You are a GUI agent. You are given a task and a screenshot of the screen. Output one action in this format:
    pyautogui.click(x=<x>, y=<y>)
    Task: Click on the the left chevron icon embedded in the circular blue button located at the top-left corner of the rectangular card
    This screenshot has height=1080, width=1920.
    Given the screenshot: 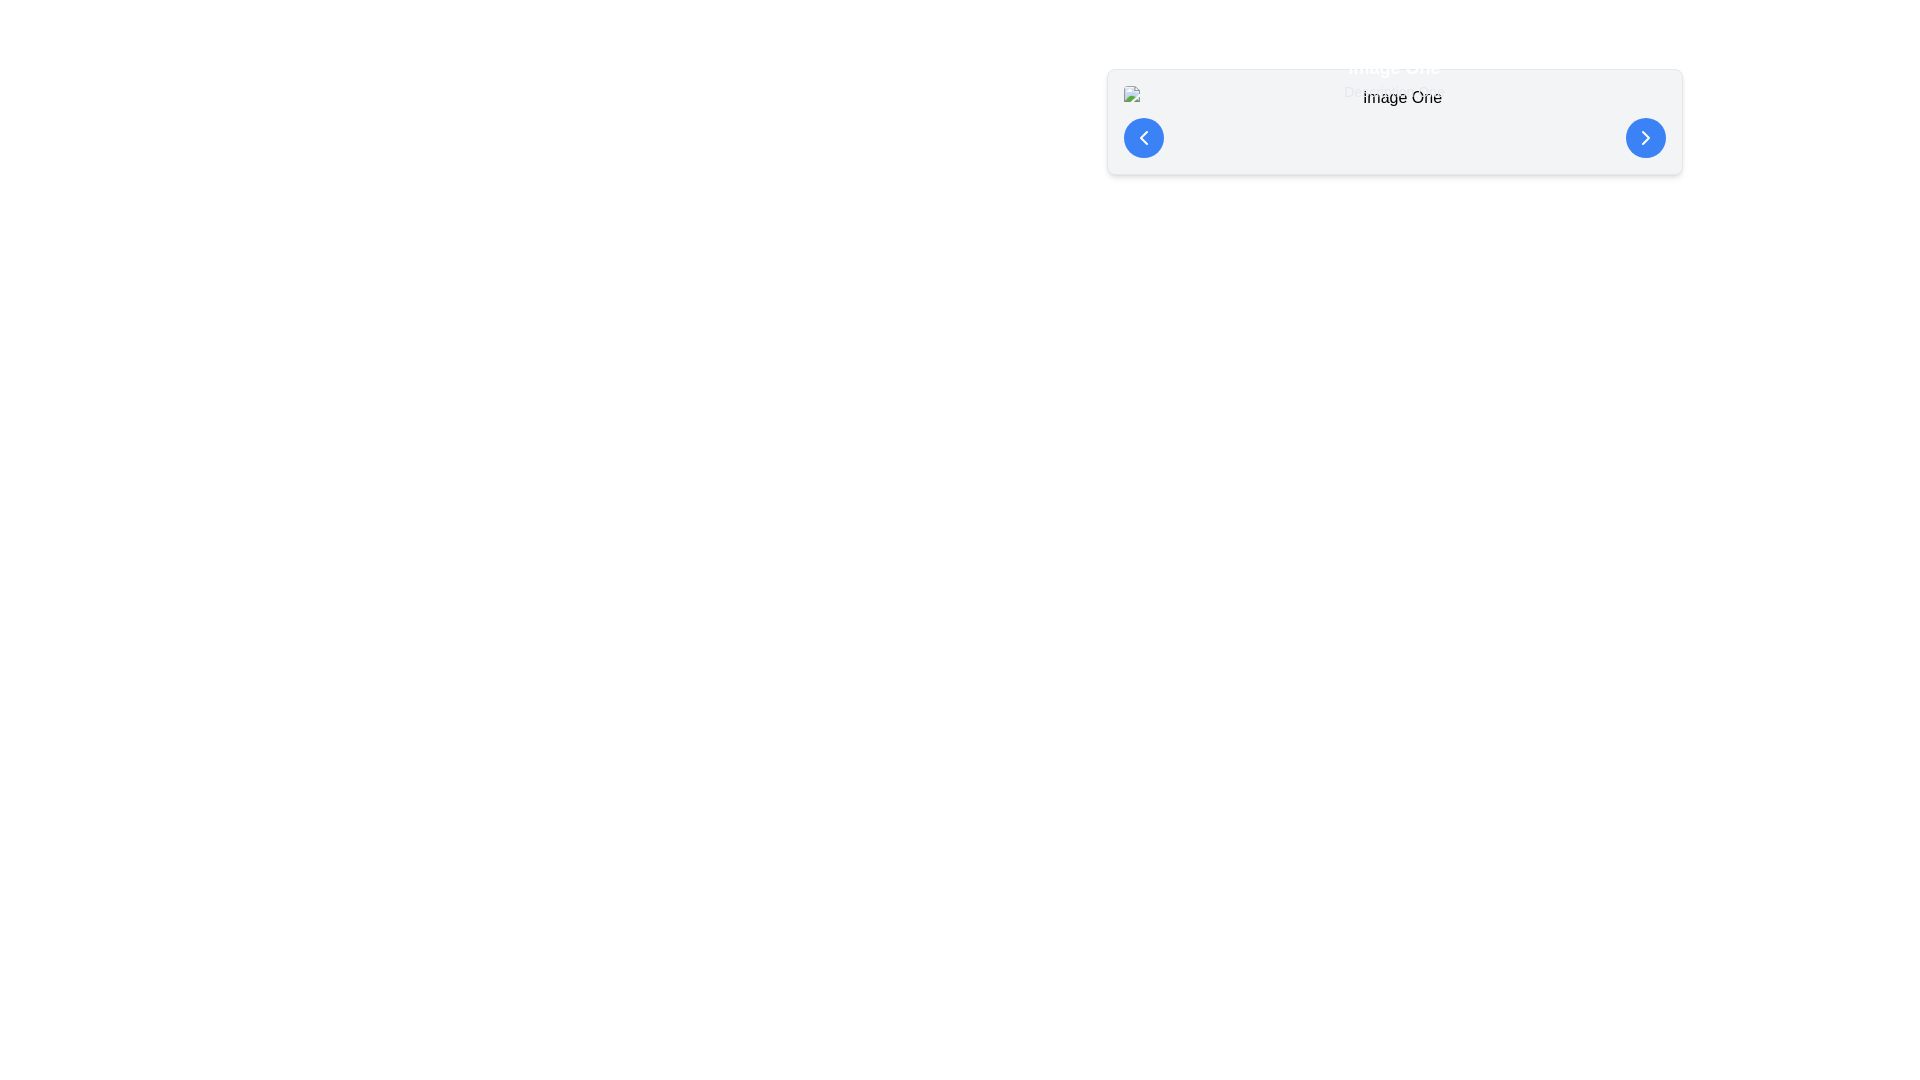 What is the action you would take?
    pyautogui.click(x=1143, y=137)
    